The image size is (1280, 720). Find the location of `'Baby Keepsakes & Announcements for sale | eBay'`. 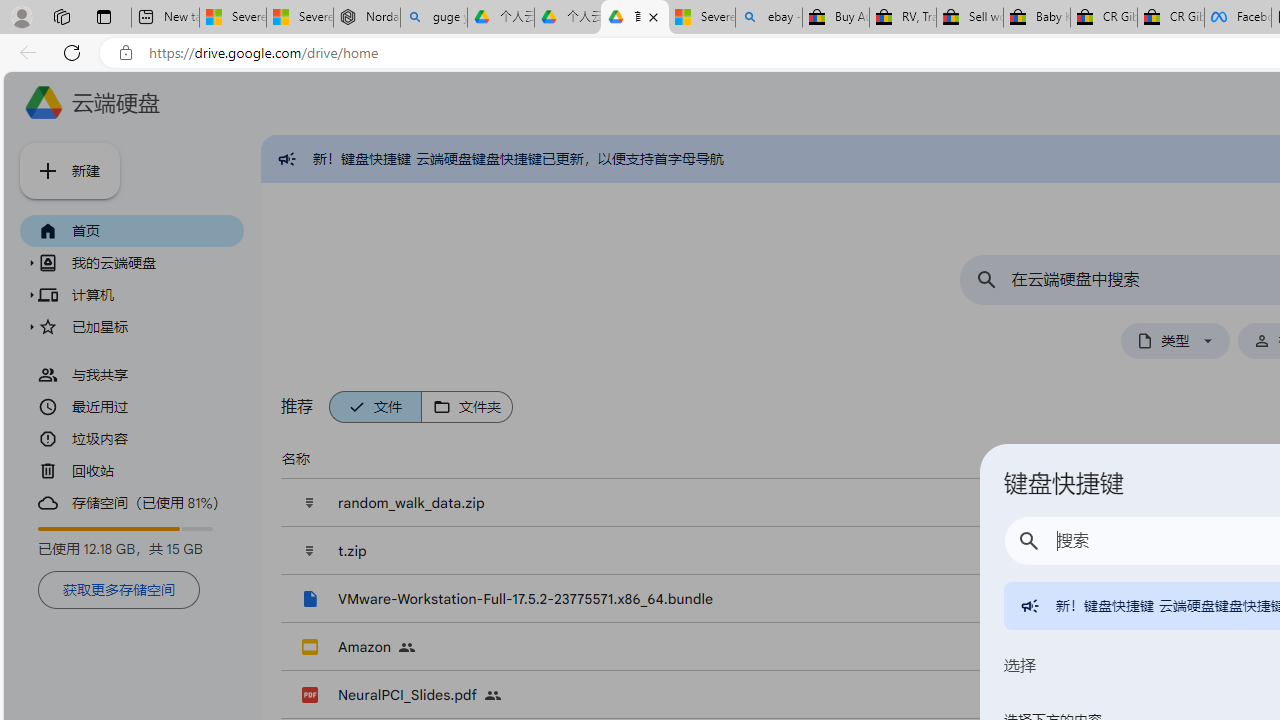

'Baby Keepsakes & Announcements for sale | eBay' is located at coordinates (1036, 17).